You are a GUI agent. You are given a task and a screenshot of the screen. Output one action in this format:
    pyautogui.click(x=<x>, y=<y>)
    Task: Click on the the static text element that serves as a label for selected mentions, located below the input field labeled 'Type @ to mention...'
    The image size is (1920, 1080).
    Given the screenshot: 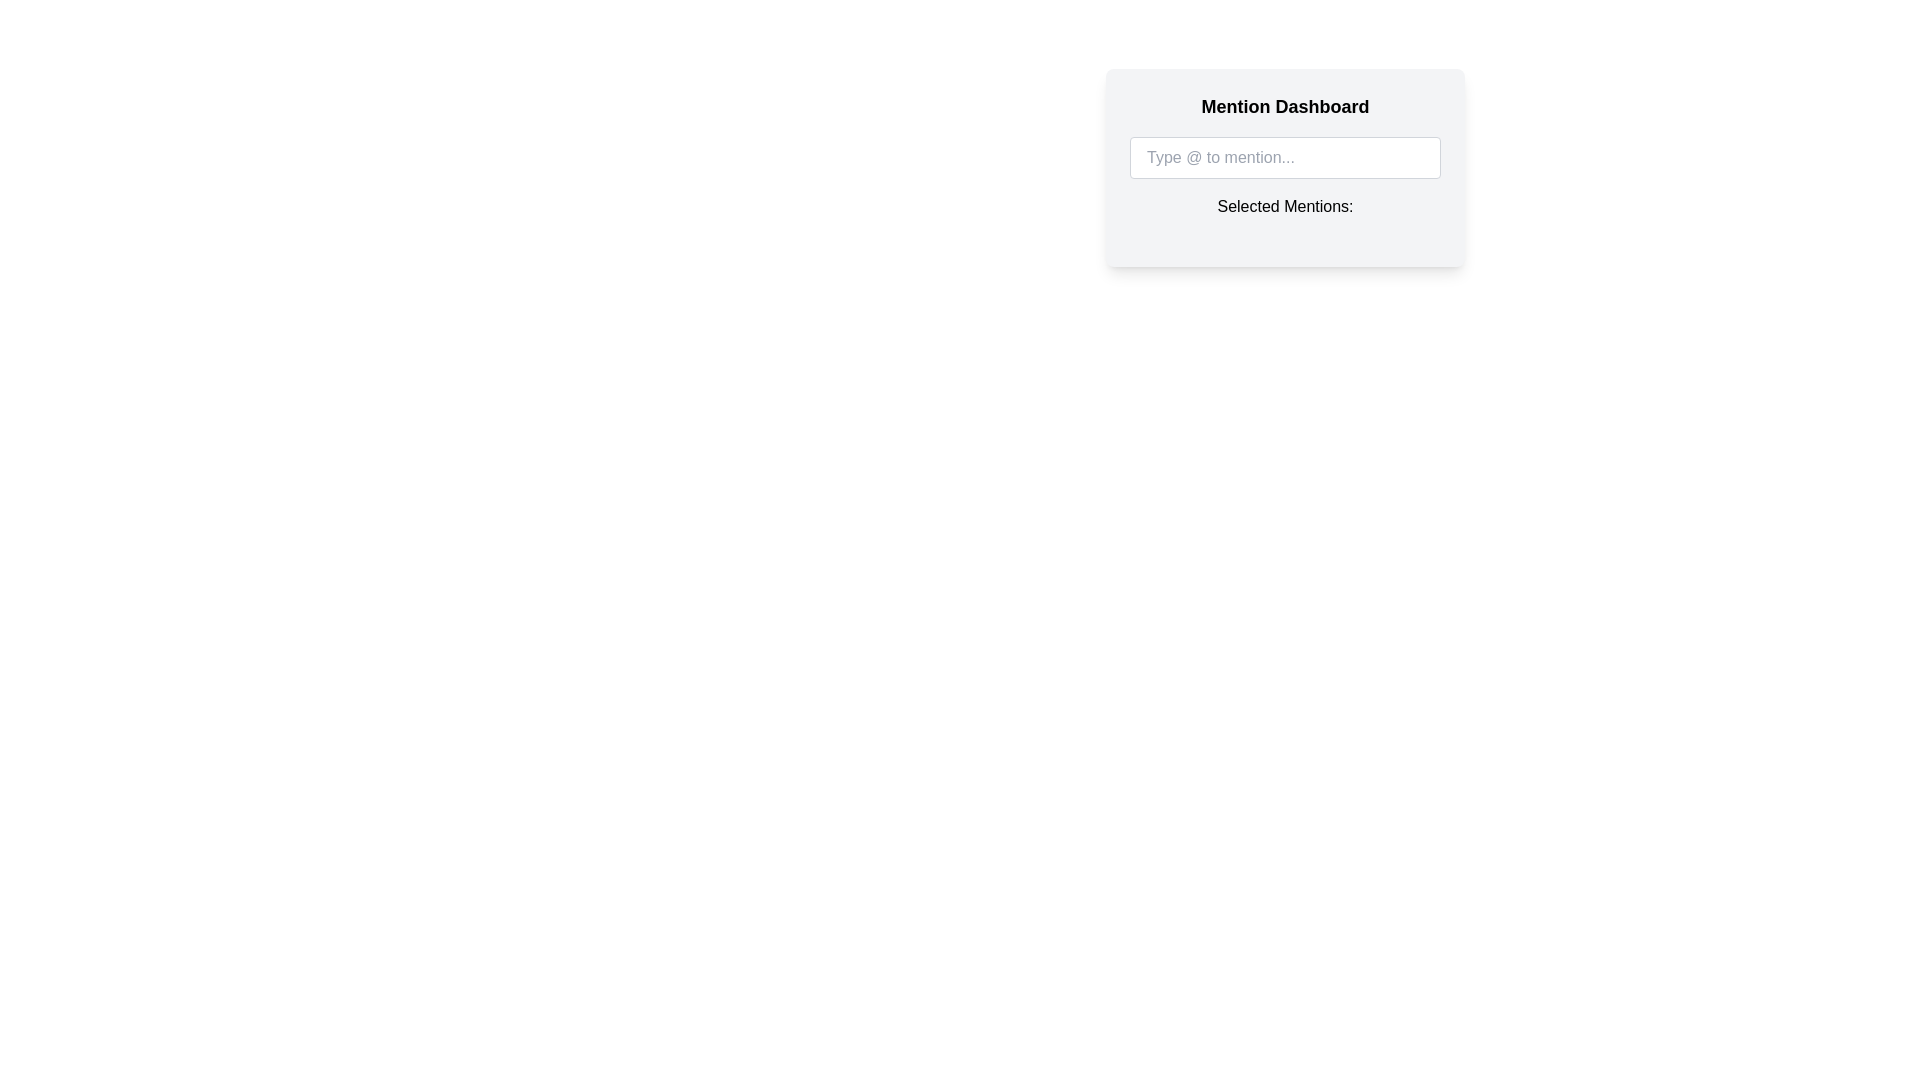 What is the action you would take?
    pyautogui.click(x=1285, y=211)
    